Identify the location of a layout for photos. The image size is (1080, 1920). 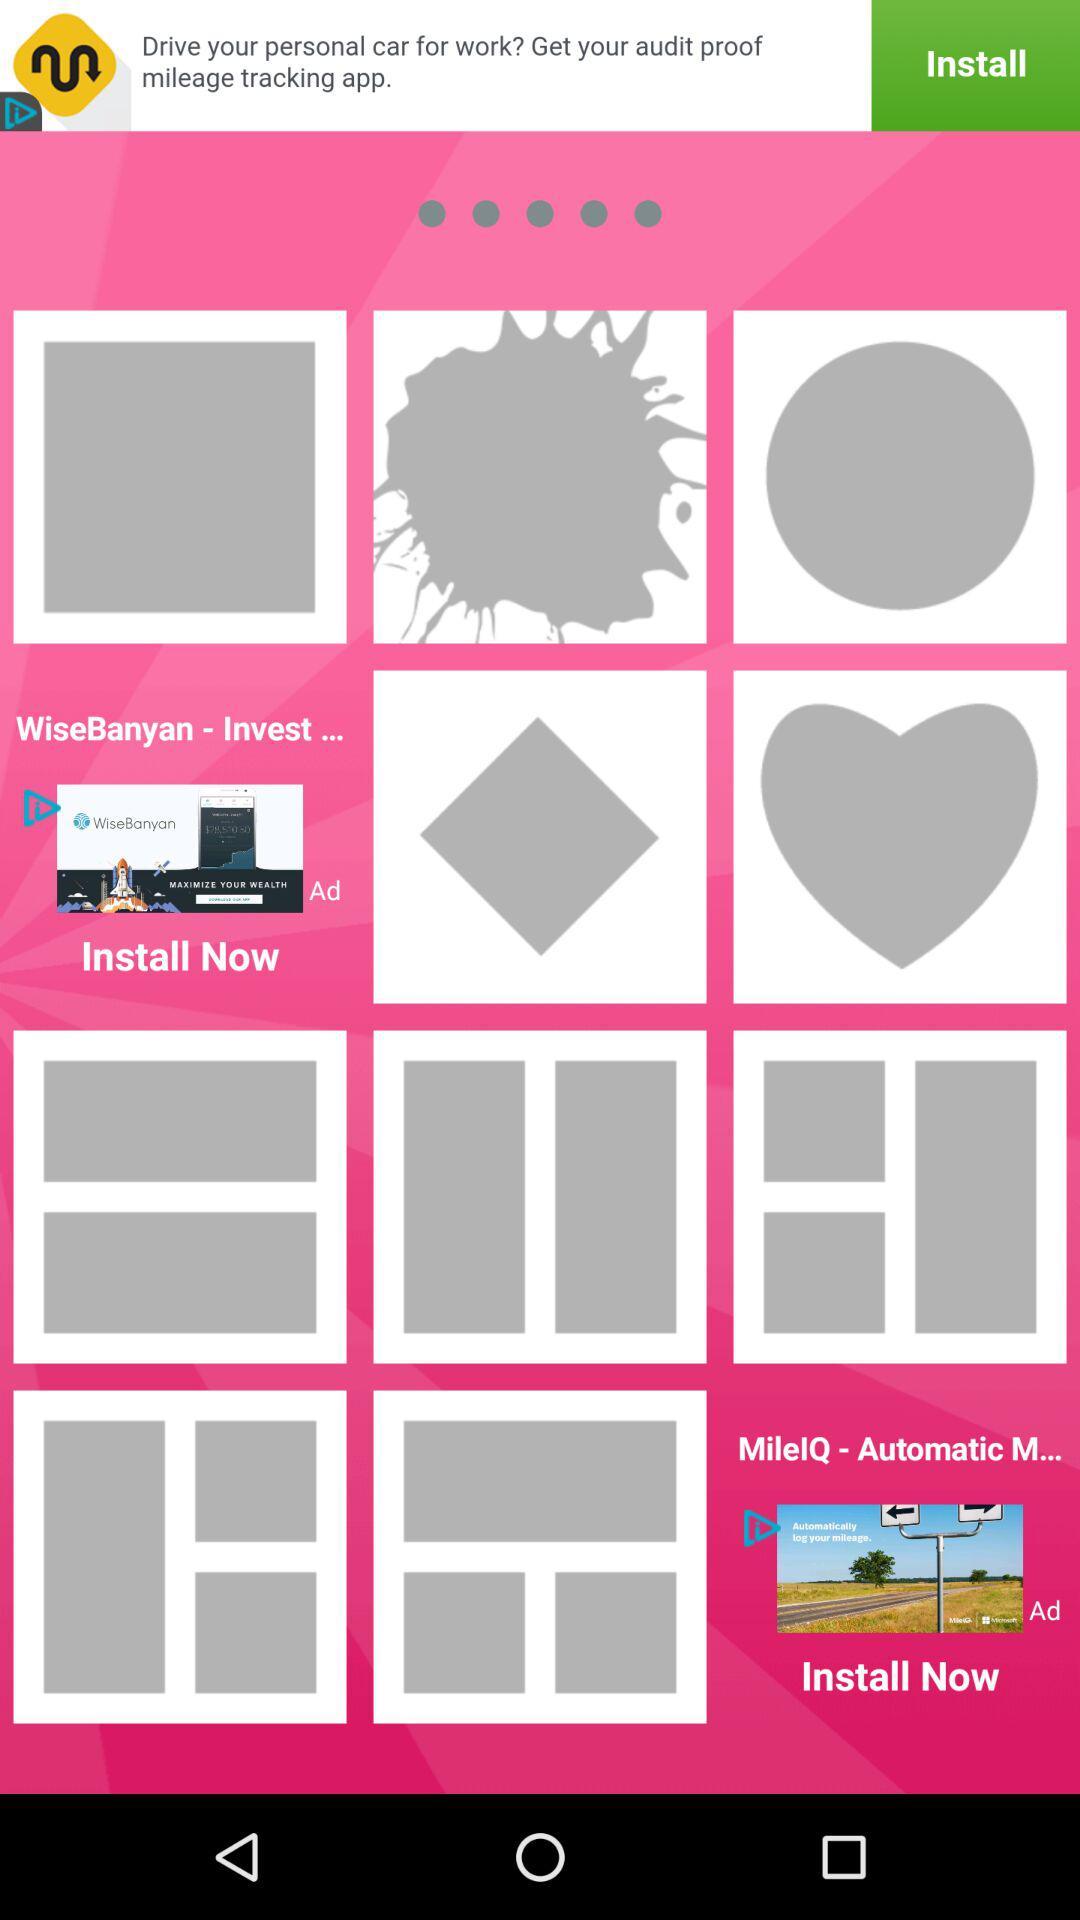
(898, 1196).